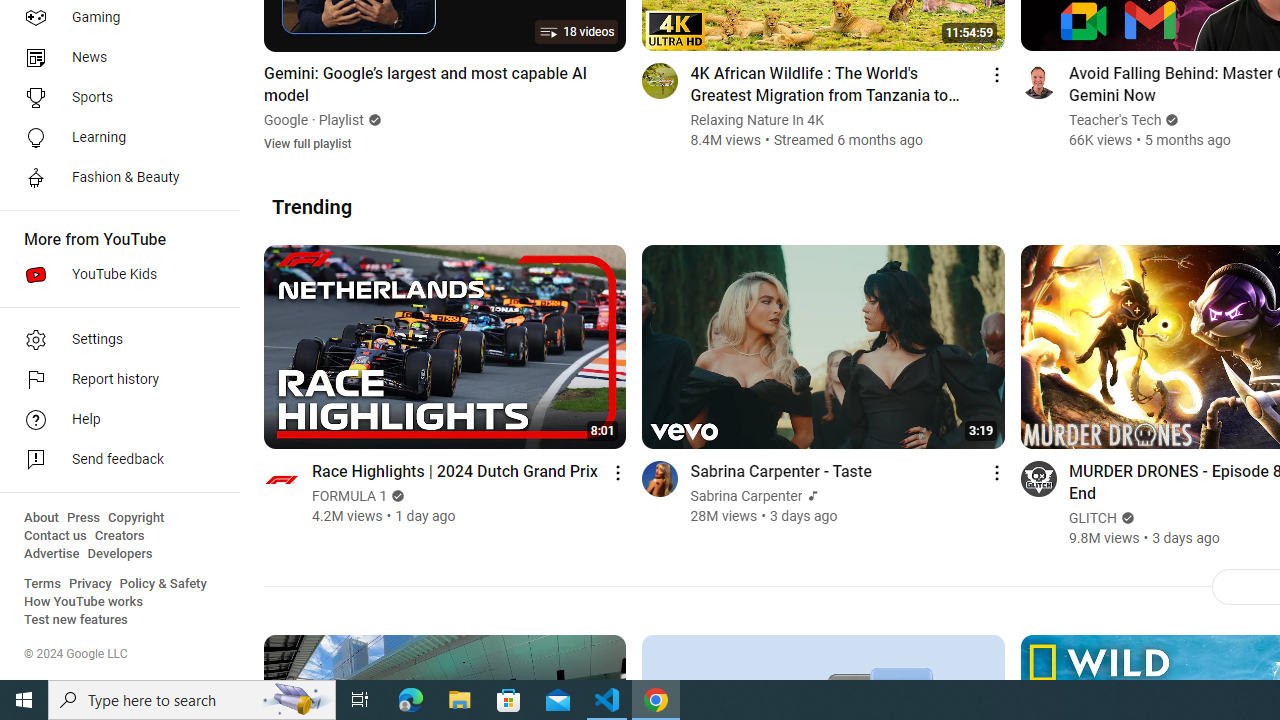 The image size is (1280, 720). What do you see at coordinates (76, 619) in the screenshot?
I see `'Test new features'` at bounding box center [76, 619].